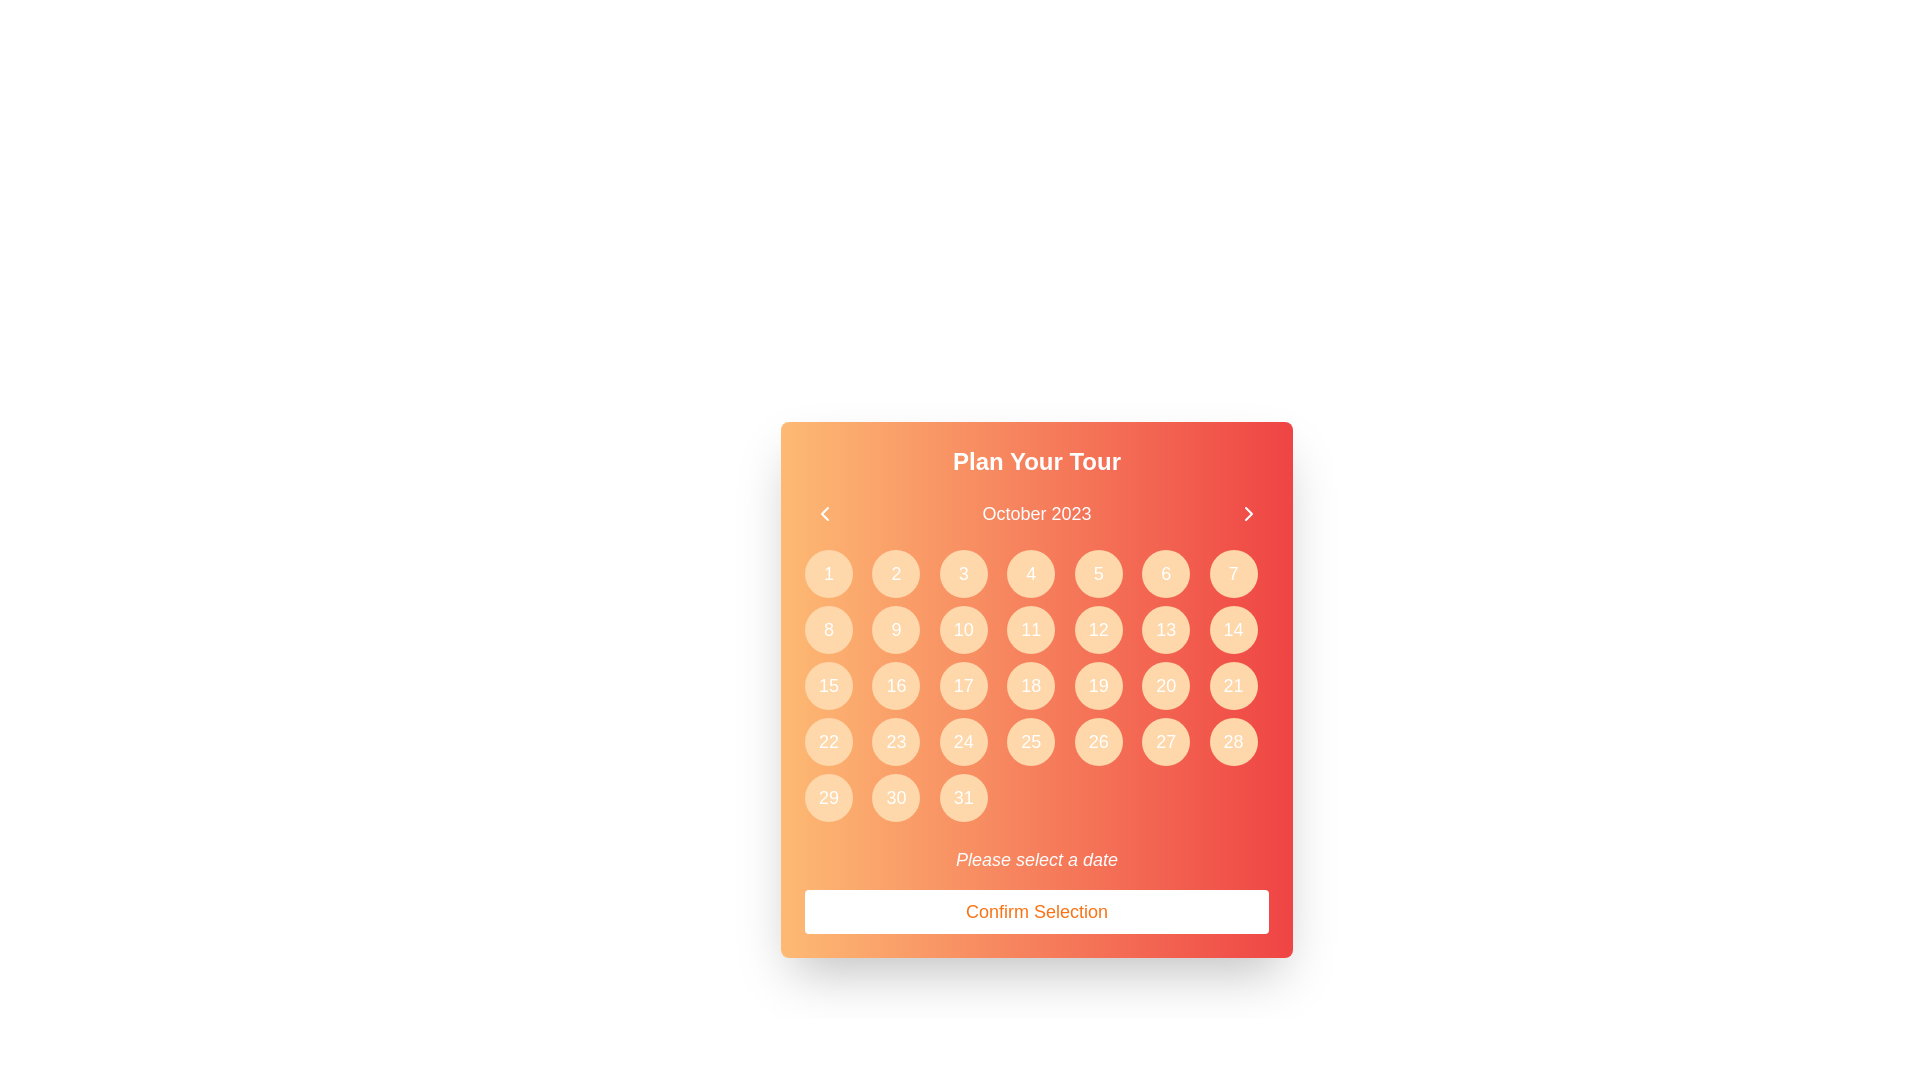 The width and height of the screenshot is (1920, 1080). I want to click on the circular button with a vibrant orange background and white text displaying the number '30', so click(895, 797).